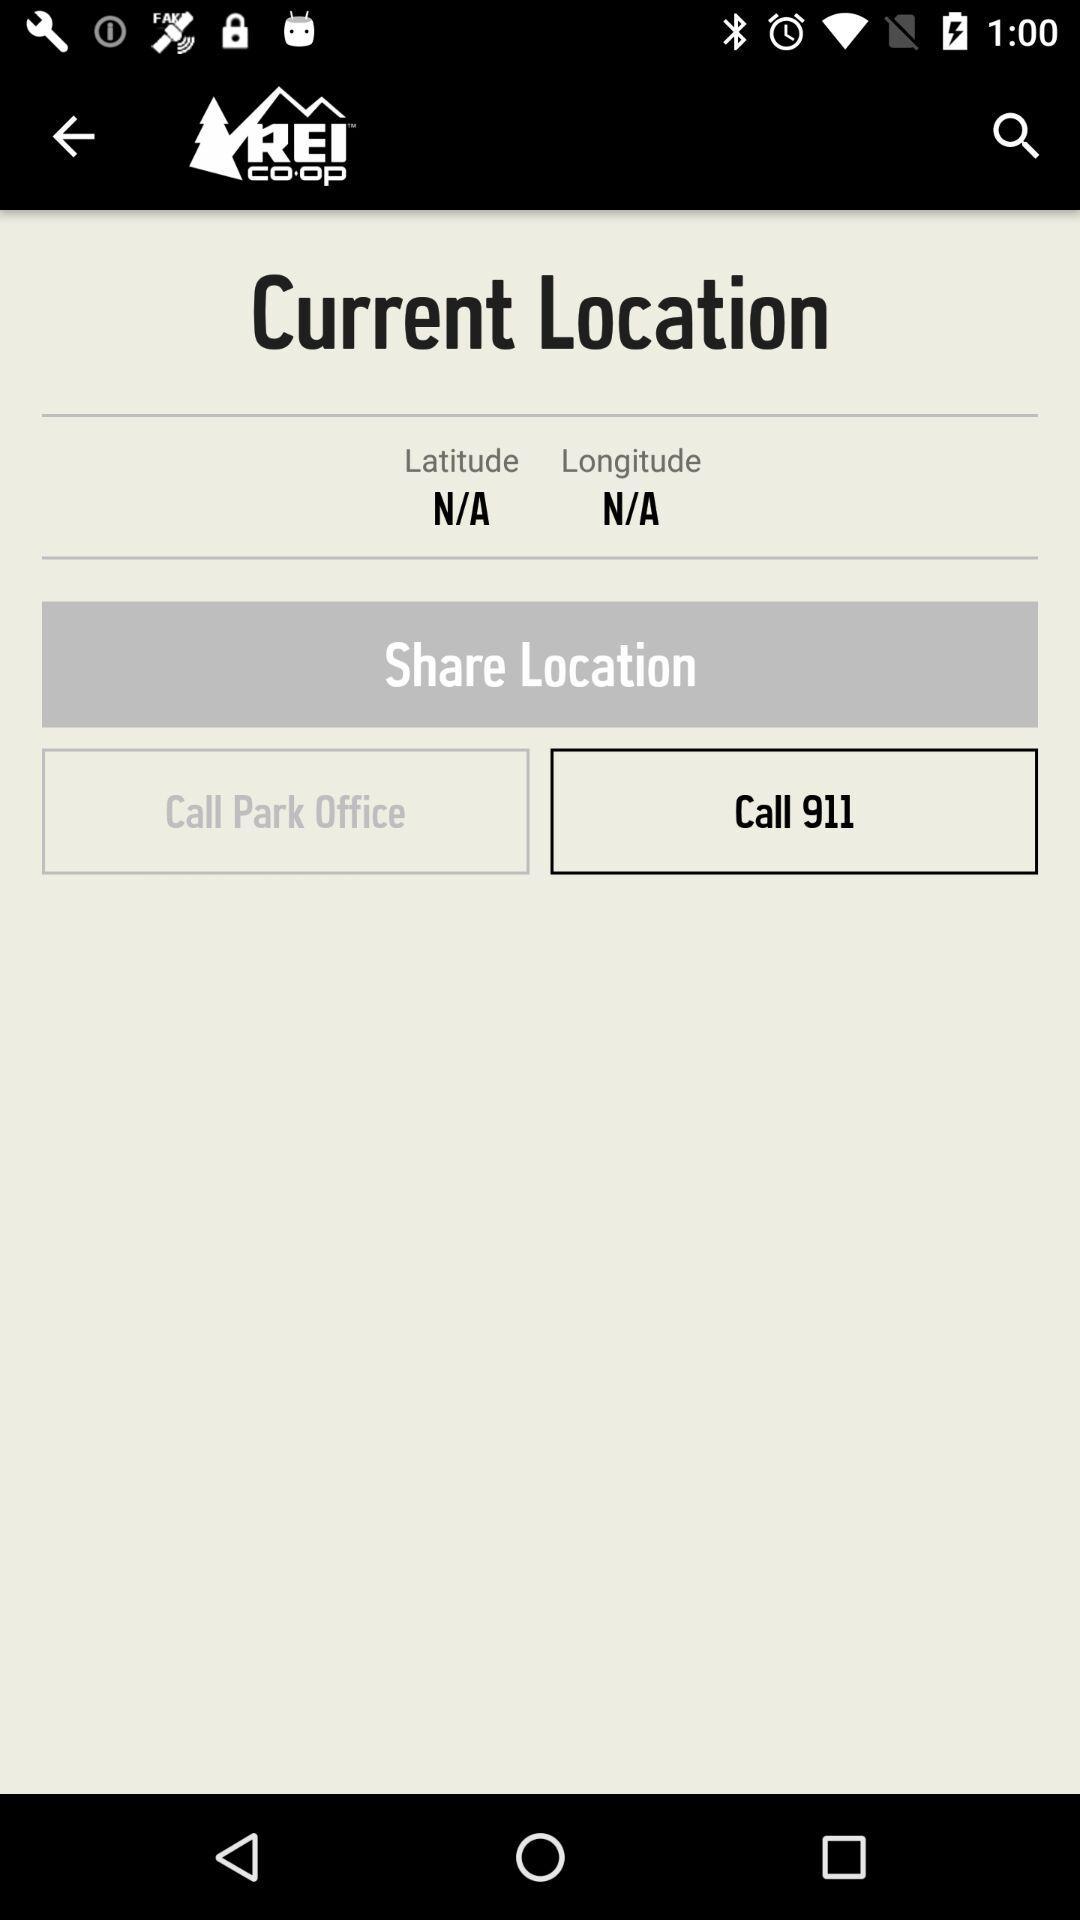  Describe the element at coordinates (793, 811) in the screenshot. I see `item to the right of call park office item` at that location.